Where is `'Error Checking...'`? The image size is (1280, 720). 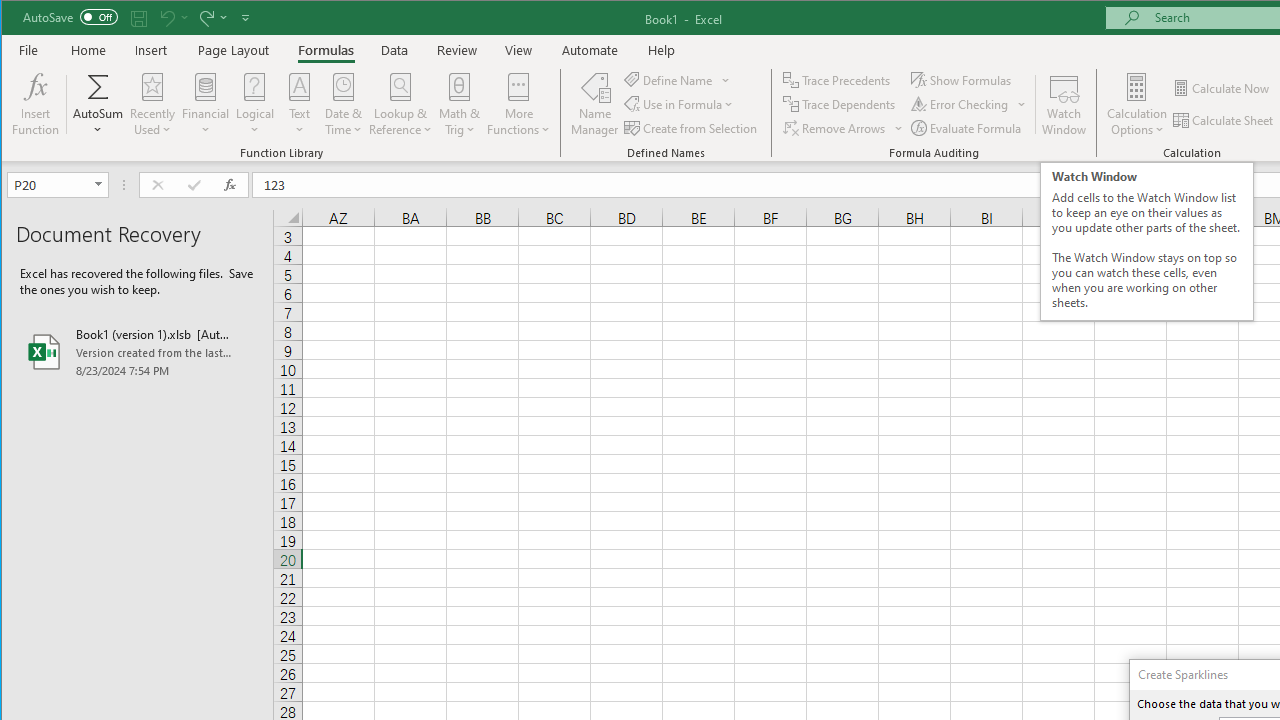
'Error Checking...' is located at coordinates (961, 104).